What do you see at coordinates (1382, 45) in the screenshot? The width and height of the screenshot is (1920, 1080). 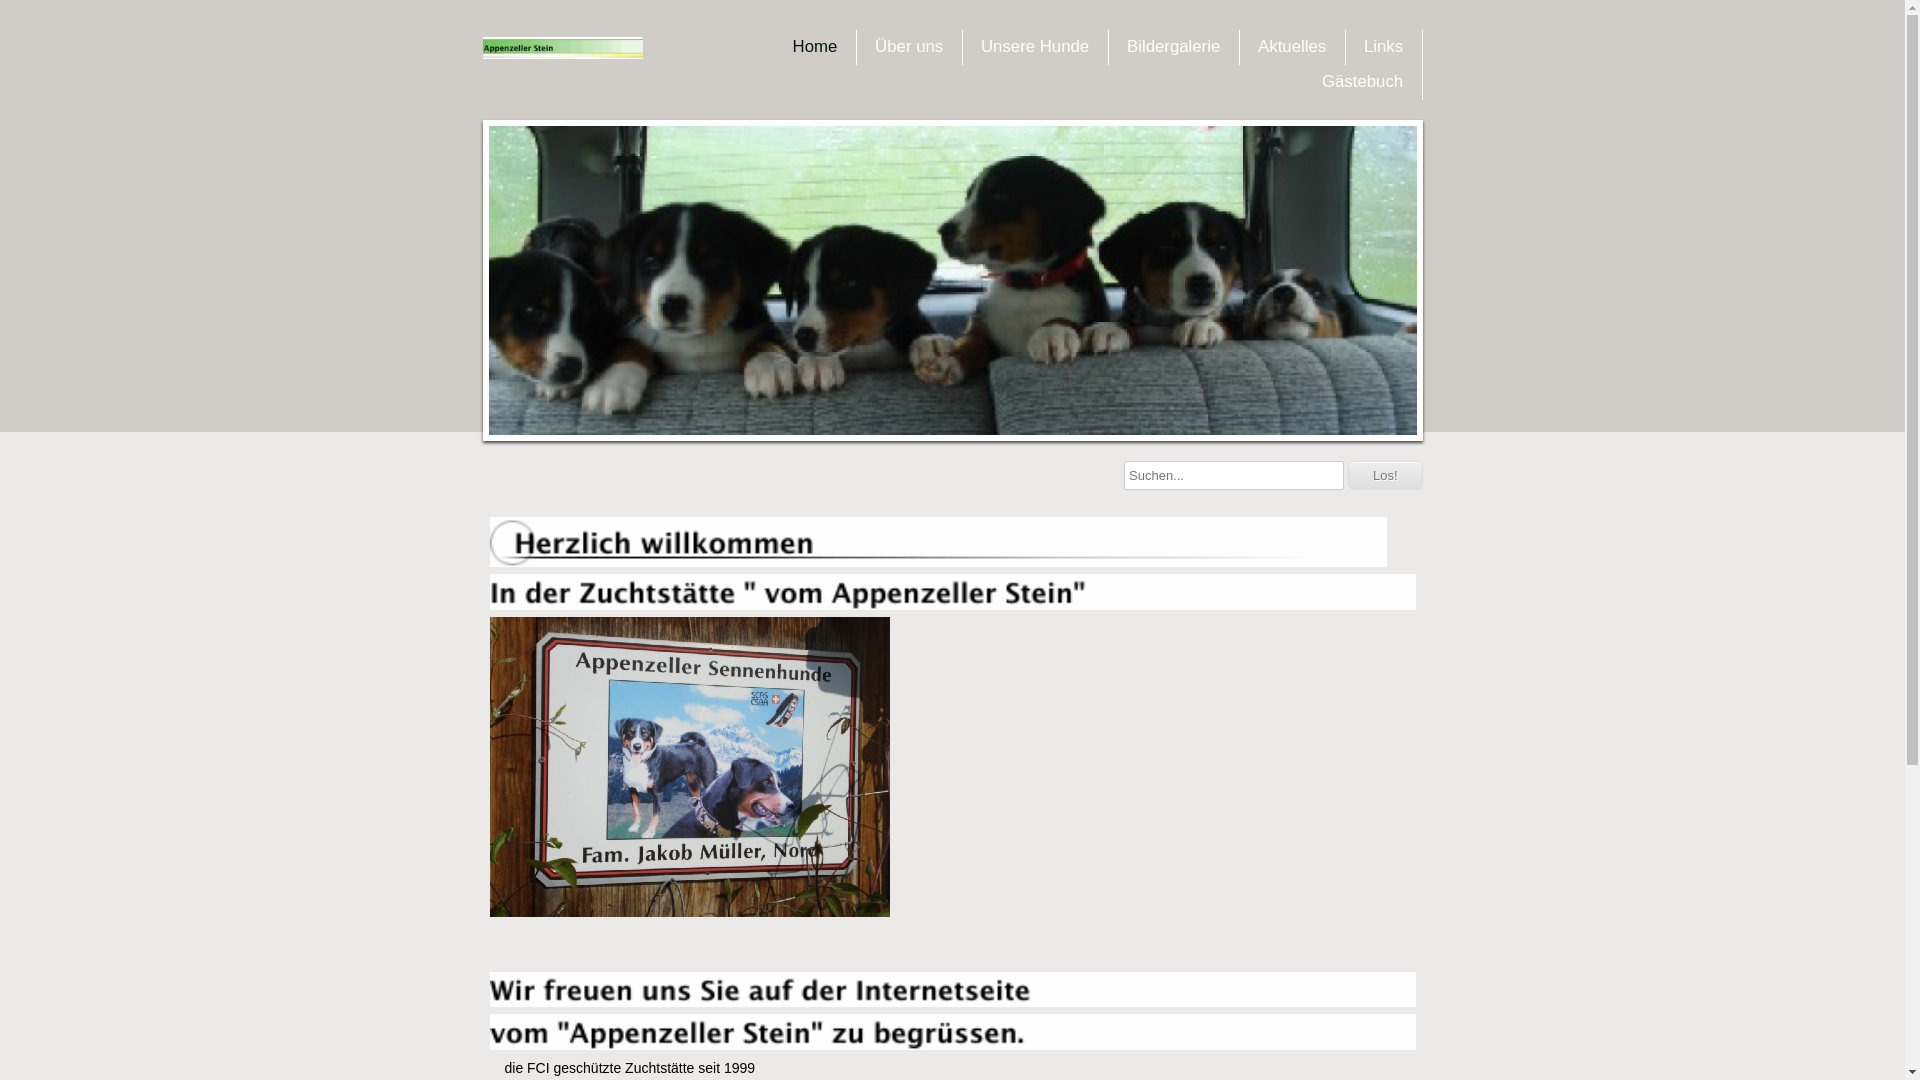 I see `'Links'` at bounding box center [1382, 45].